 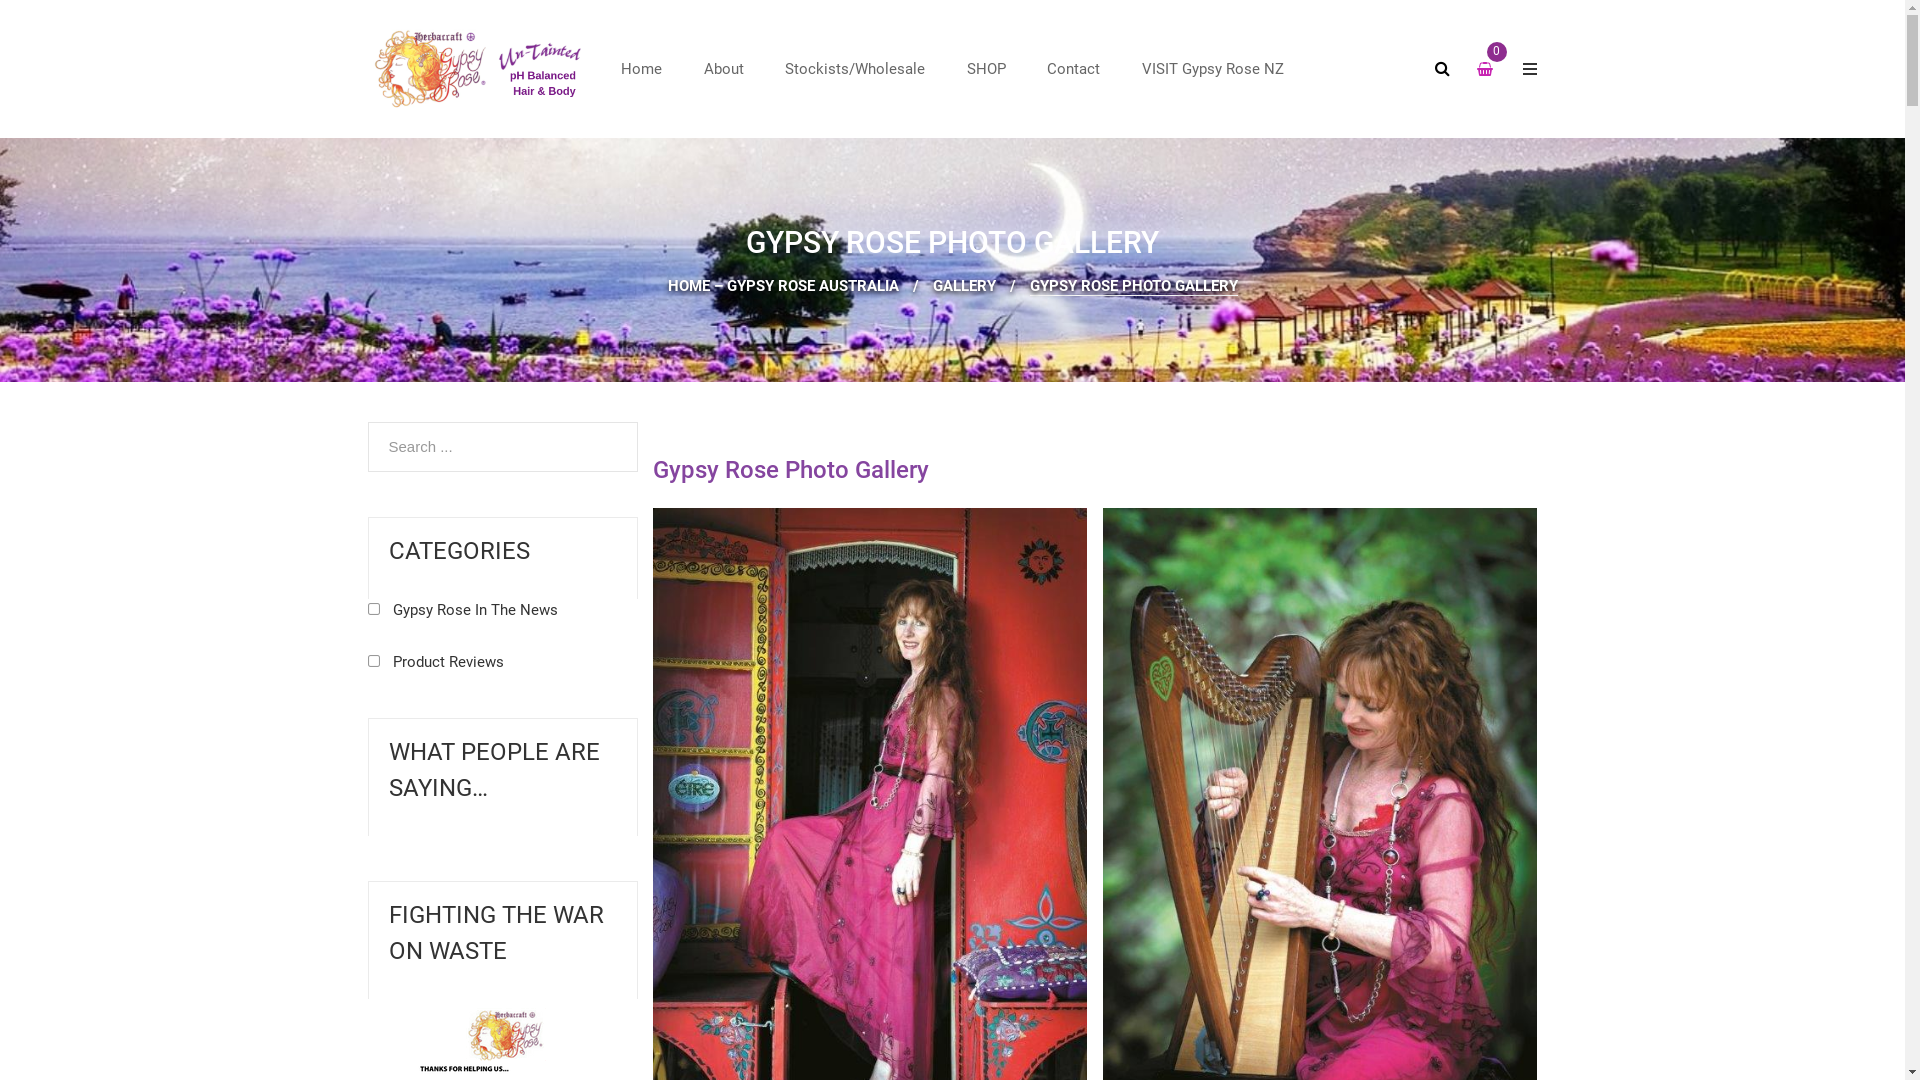 I want to click on 'Contact', so click(x=1072, y=68).